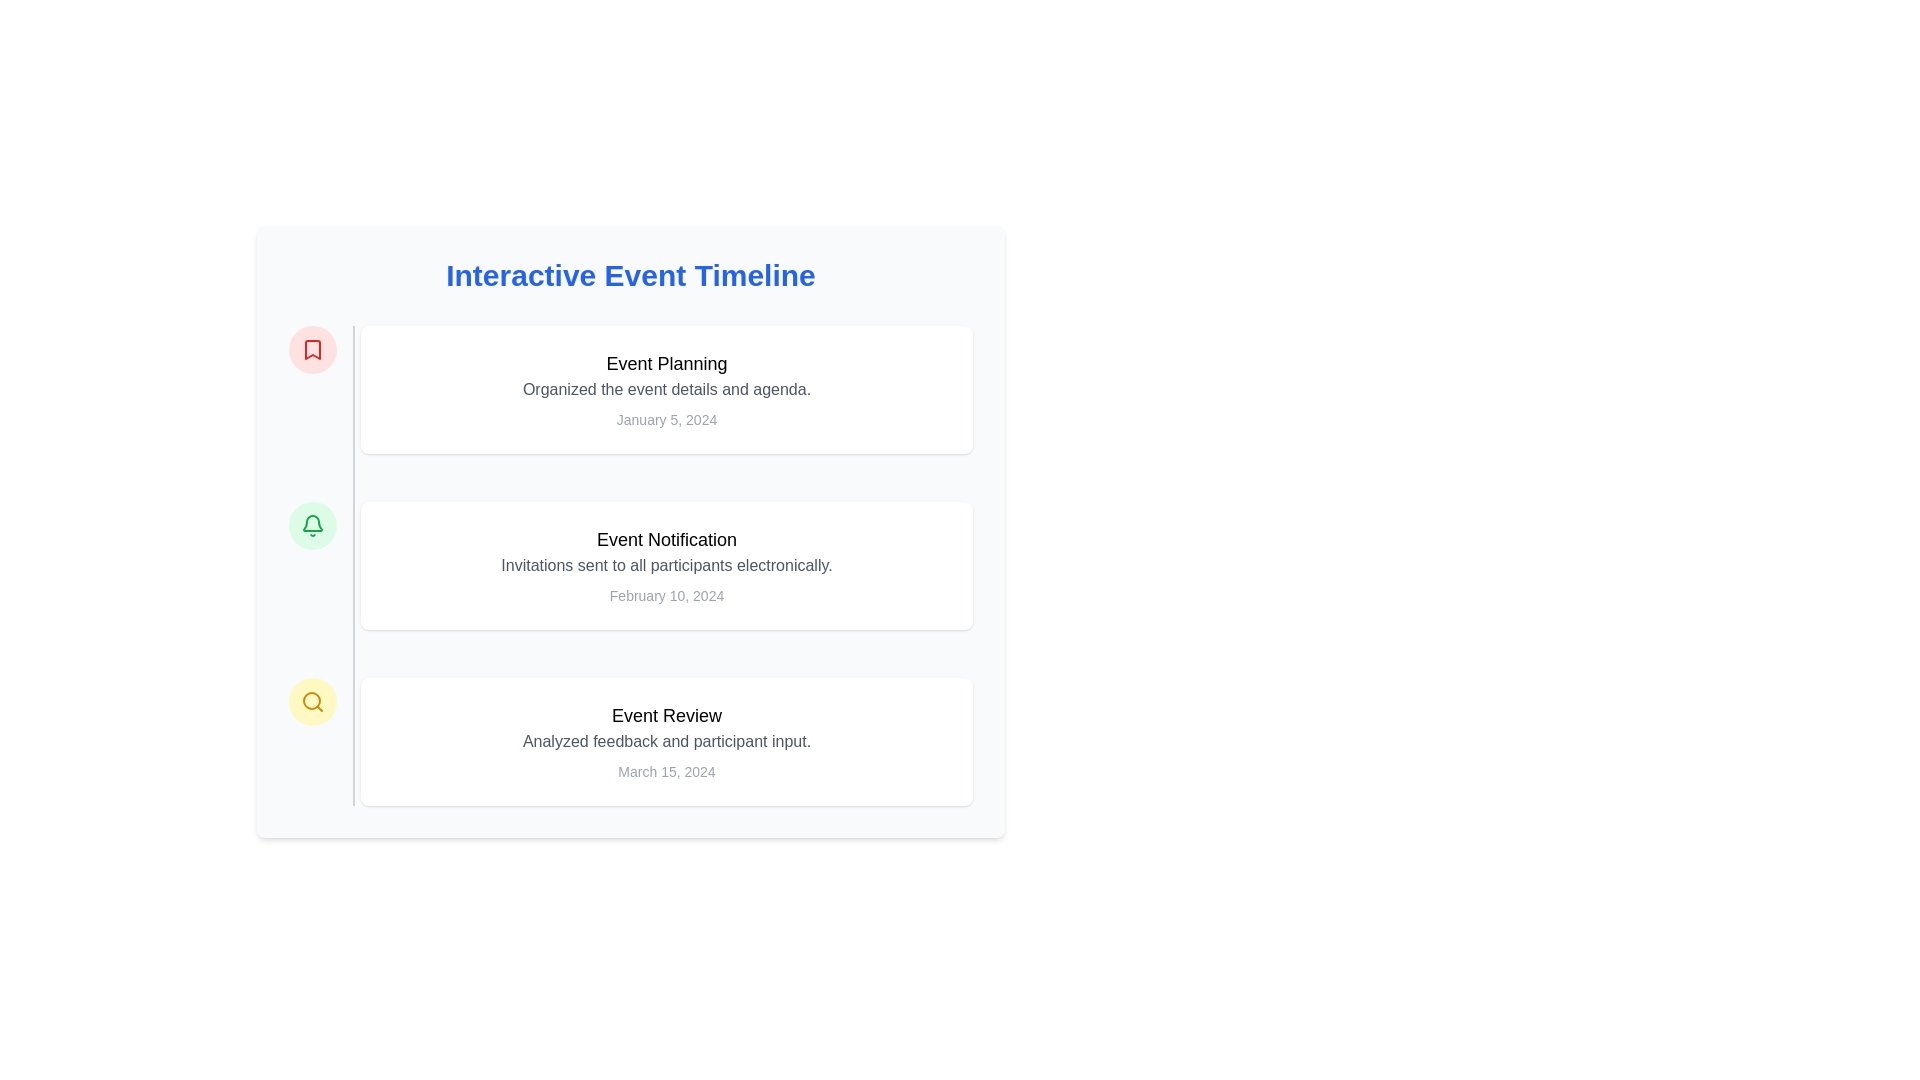 This screenshot has height=1080, width=1920. What do you see at coordinates (667, 741) in the screenshot?
I see `details of the third card in the vertical list that displays information about an event review, which includes the event name, summary, and date` at bounding box center [667, 741].